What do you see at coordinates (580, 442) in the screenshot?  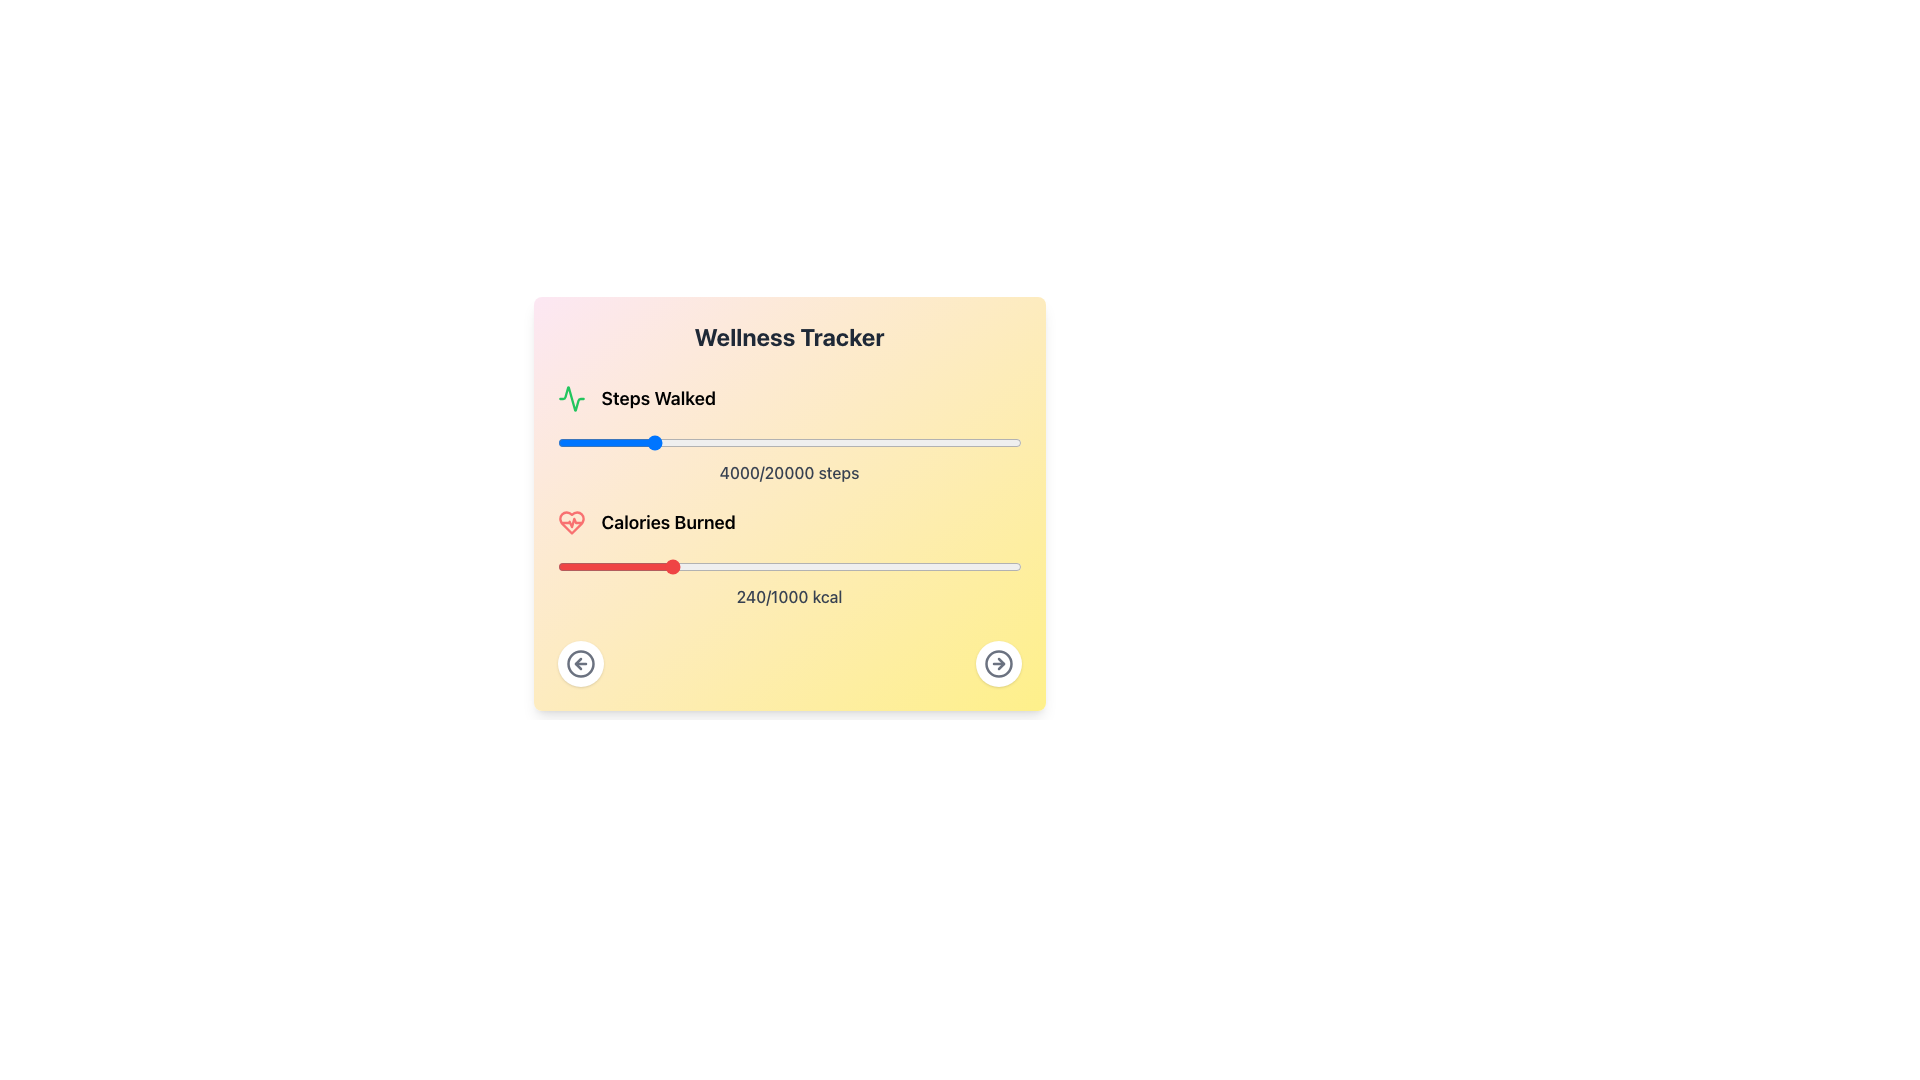 I see `the 'Steps Walked' slider` at bounding box center [580, 442].